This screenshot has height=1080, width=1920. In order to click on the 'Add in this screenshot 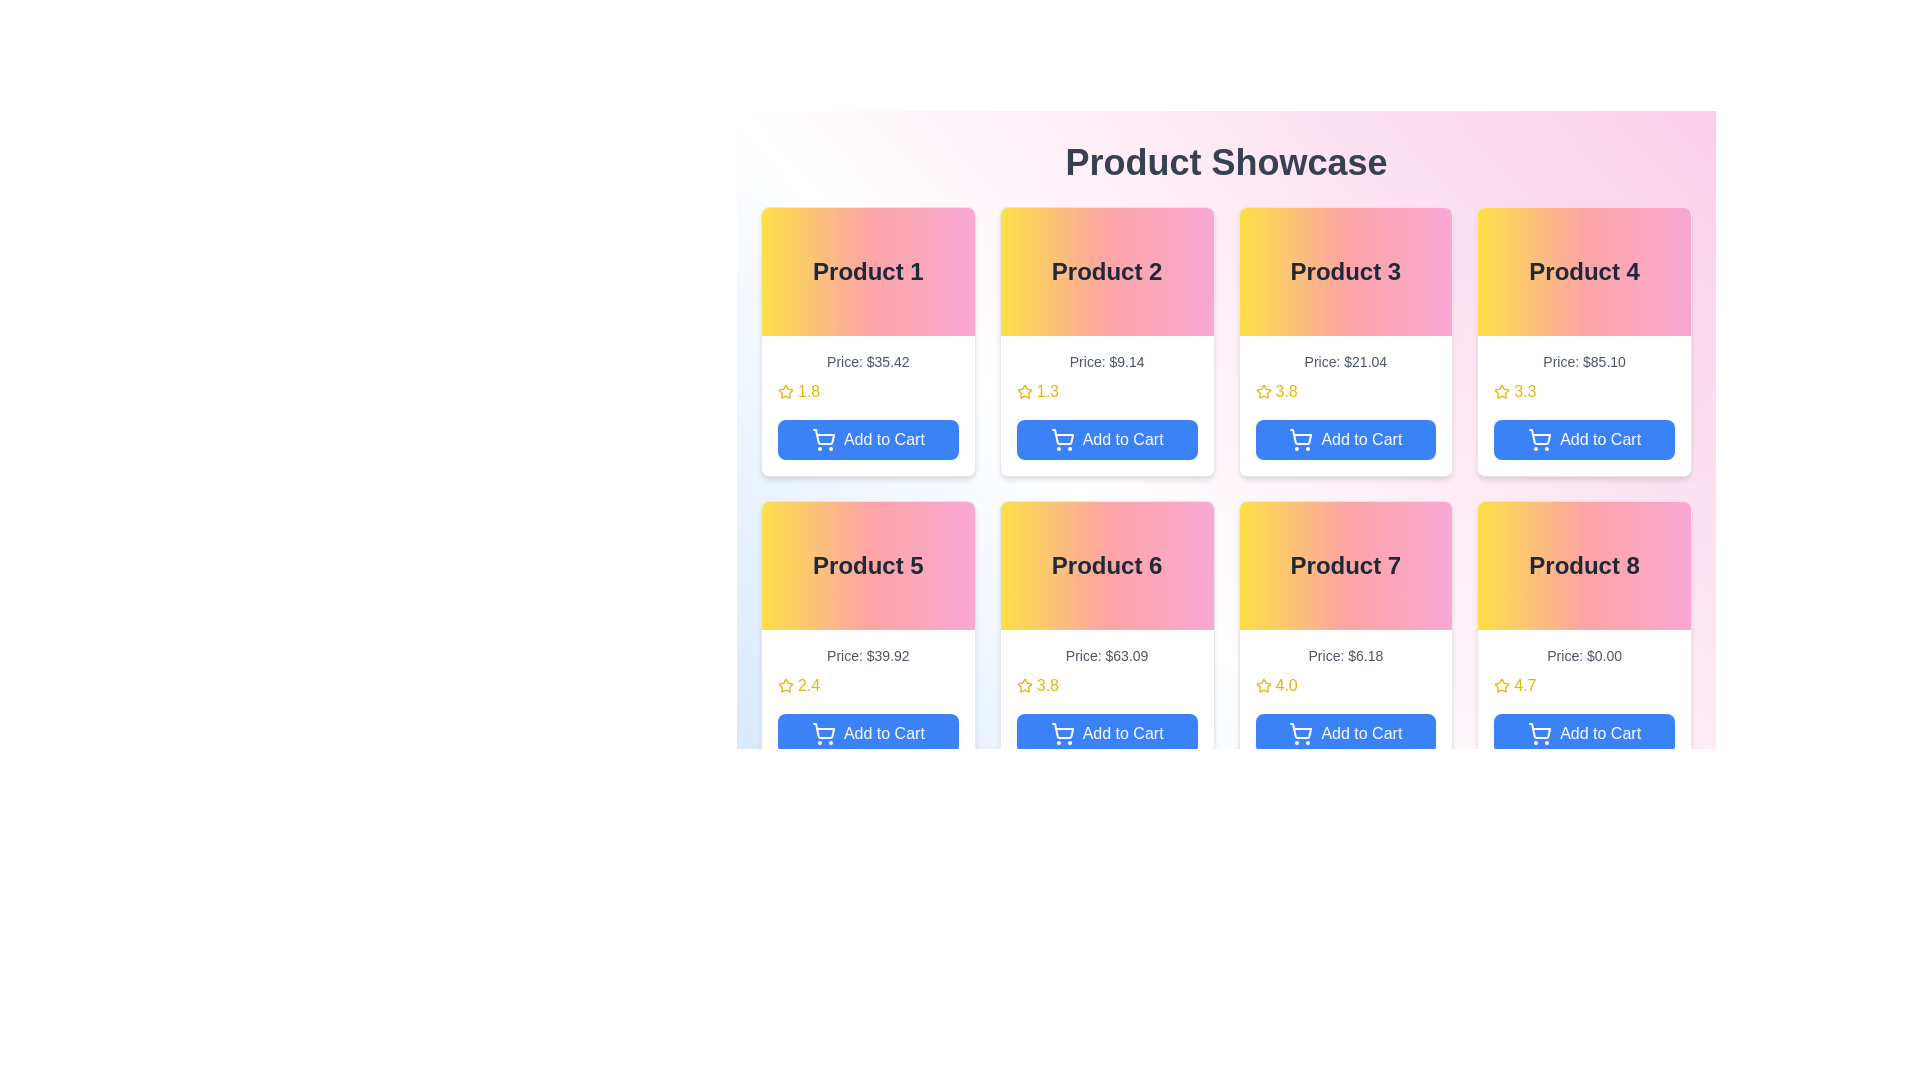, I will do `click(1301, 438)`.